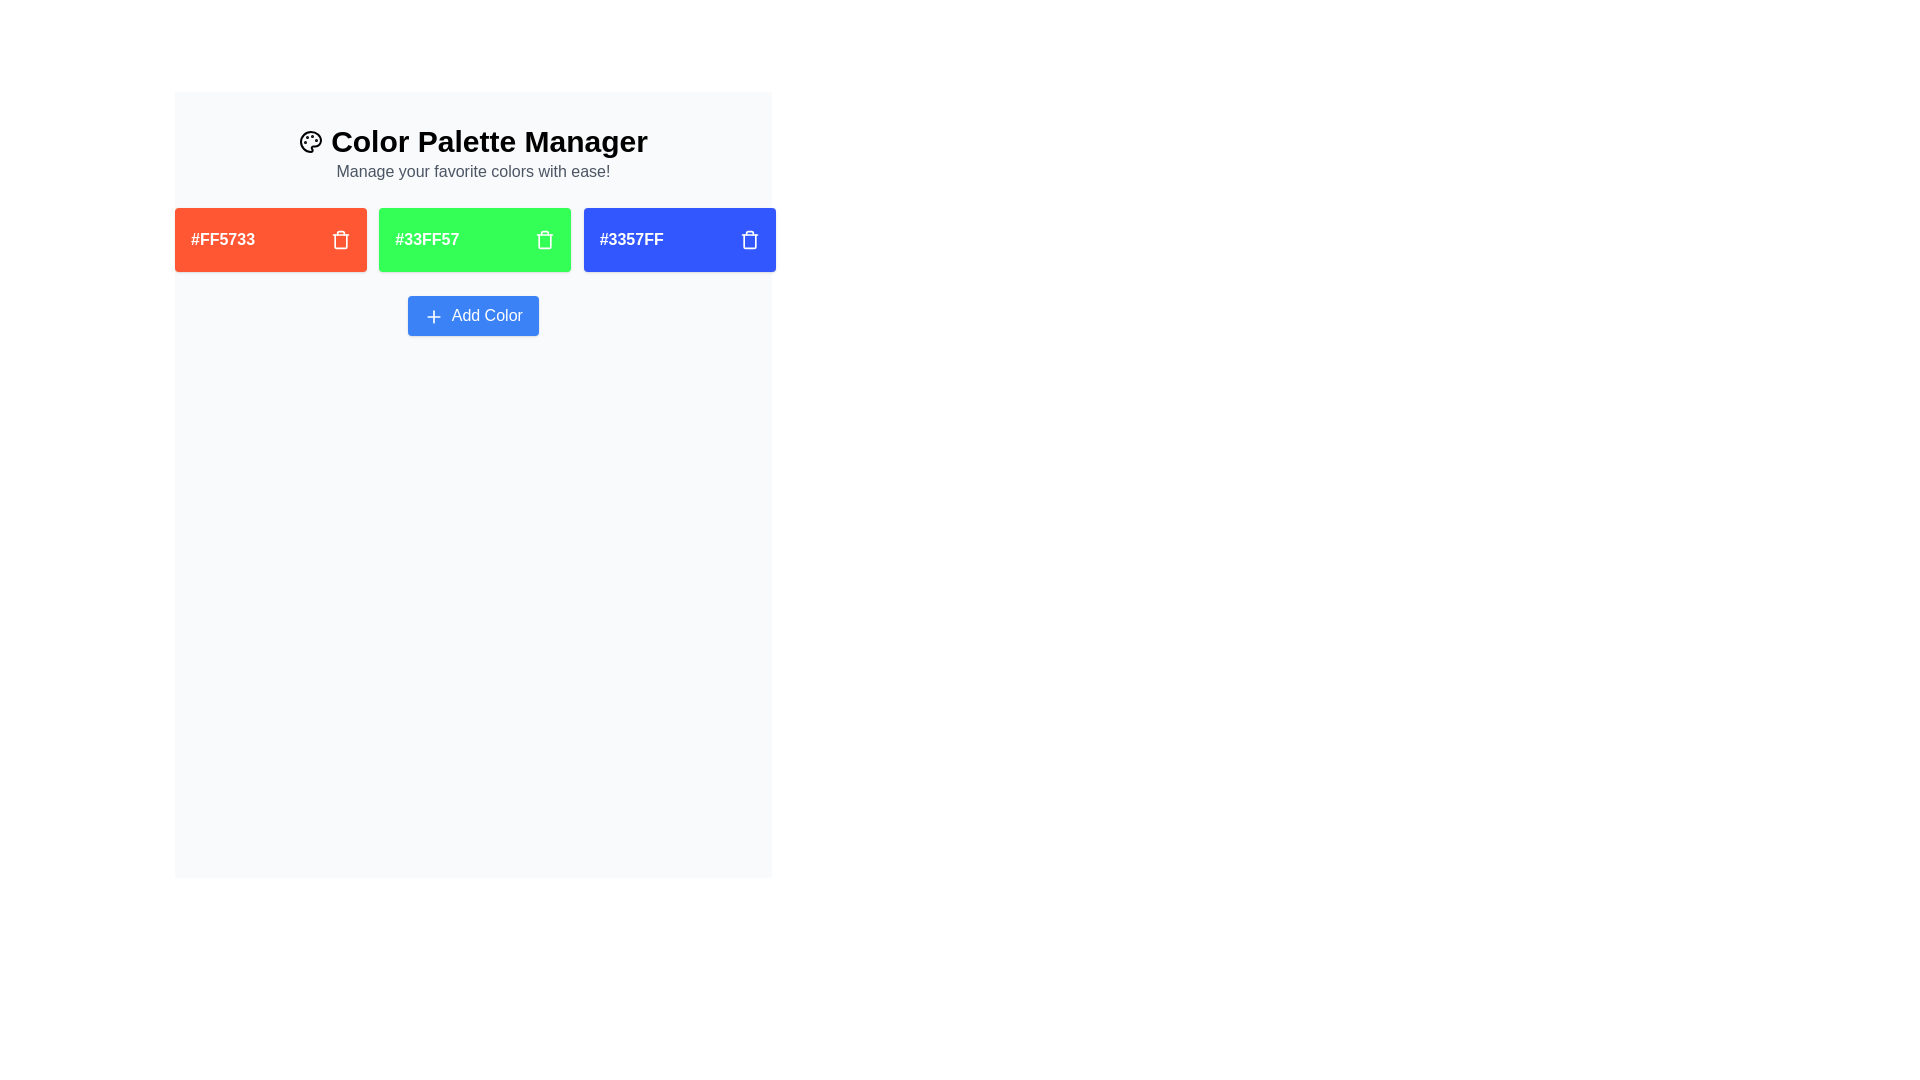 The width and height of the screenshot is (1920, 1080). I want to click on the text label displaying a hexadecimal color code located in the first color block, adjacent to a trash icon, so click(223, 238).